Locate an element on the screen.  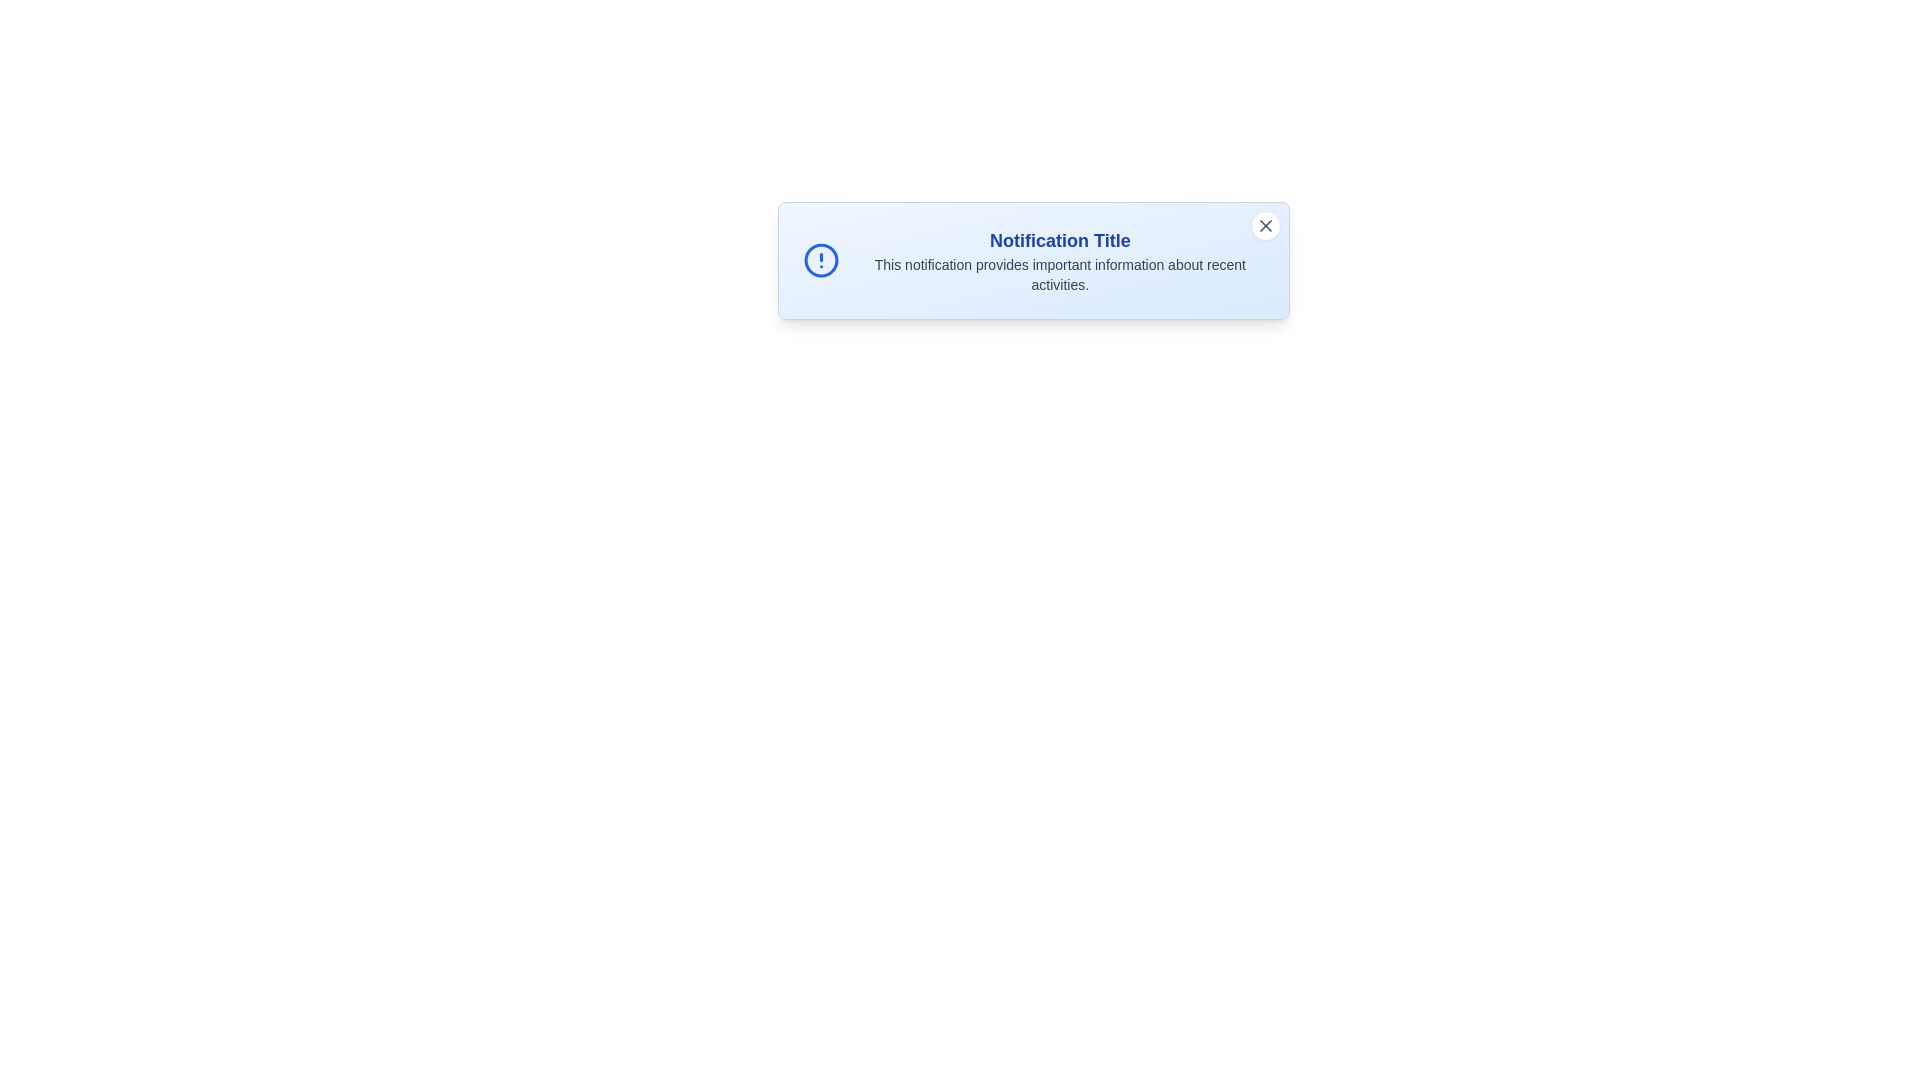
the prominently styled text label that contains the bold and blue title 'Notification Title' within the light blue notification card is located at coordinates (1059, 239).